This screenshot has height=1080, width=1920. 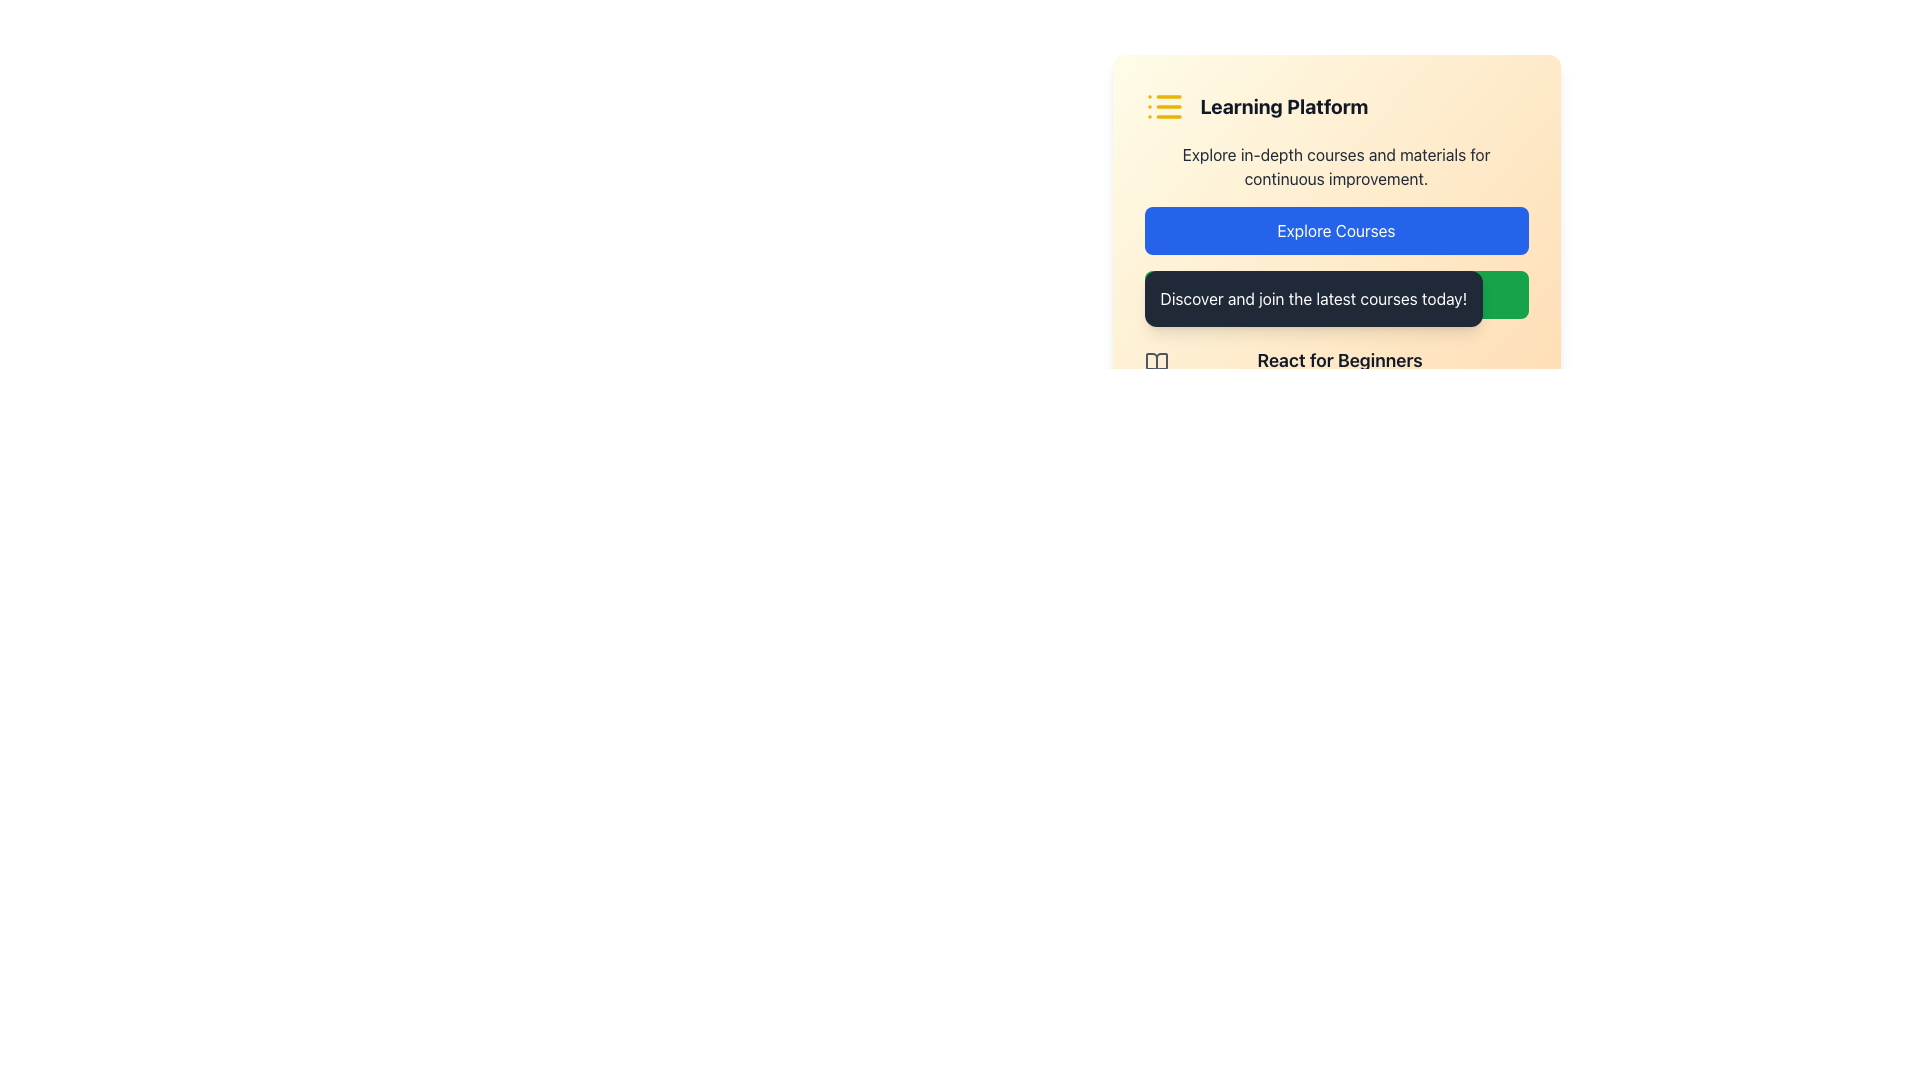 What do you see at coordinates (1336, 230) in the screenshot?
I see `the 'Explore Courses' button, which is horizontally centered below the text 'Explore in-depth courses and materials for continuous improvement.' and above a tooltip-like bar with 'Discover and join the latest courses today!'` at bounding box center [1336, 230].